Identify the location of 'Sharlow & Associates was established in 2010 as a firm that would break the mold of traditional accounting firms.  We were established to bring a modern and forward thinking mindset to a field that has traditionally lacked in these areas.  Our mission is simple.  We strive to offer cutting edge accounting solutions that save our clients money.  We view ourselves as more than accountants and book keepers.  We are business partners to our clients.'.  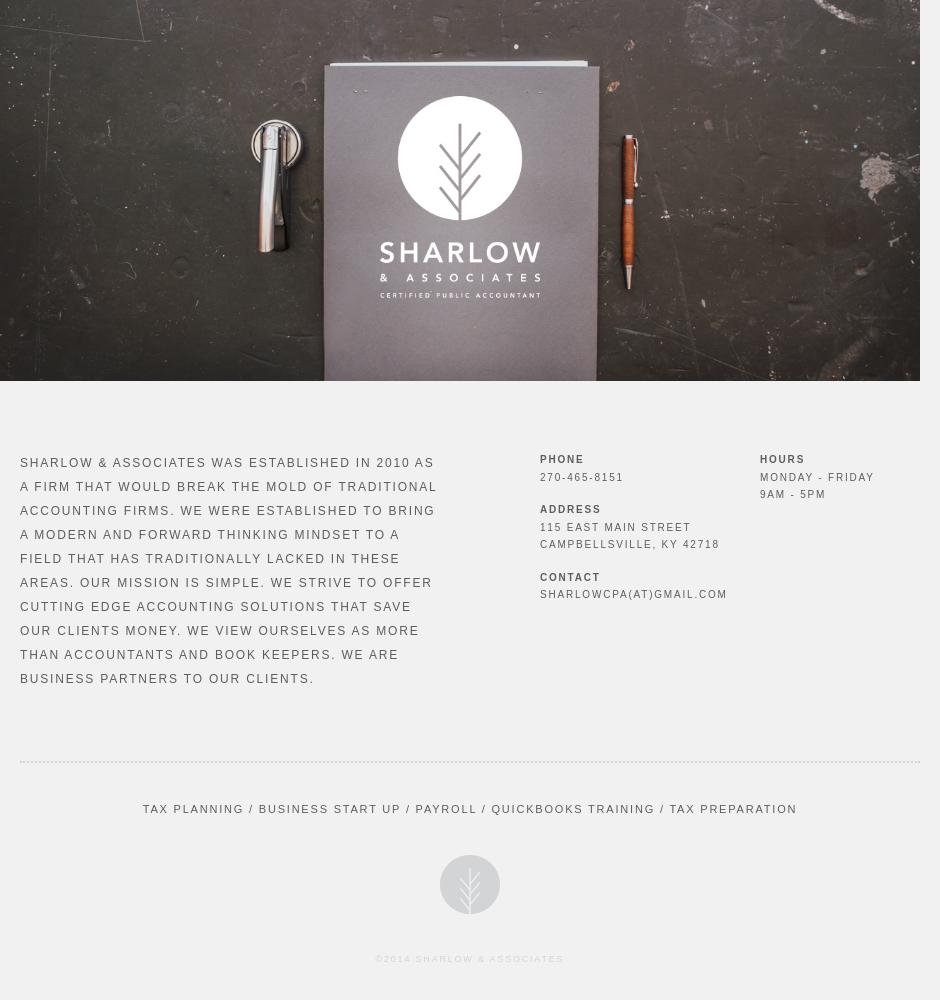
(20, 570).